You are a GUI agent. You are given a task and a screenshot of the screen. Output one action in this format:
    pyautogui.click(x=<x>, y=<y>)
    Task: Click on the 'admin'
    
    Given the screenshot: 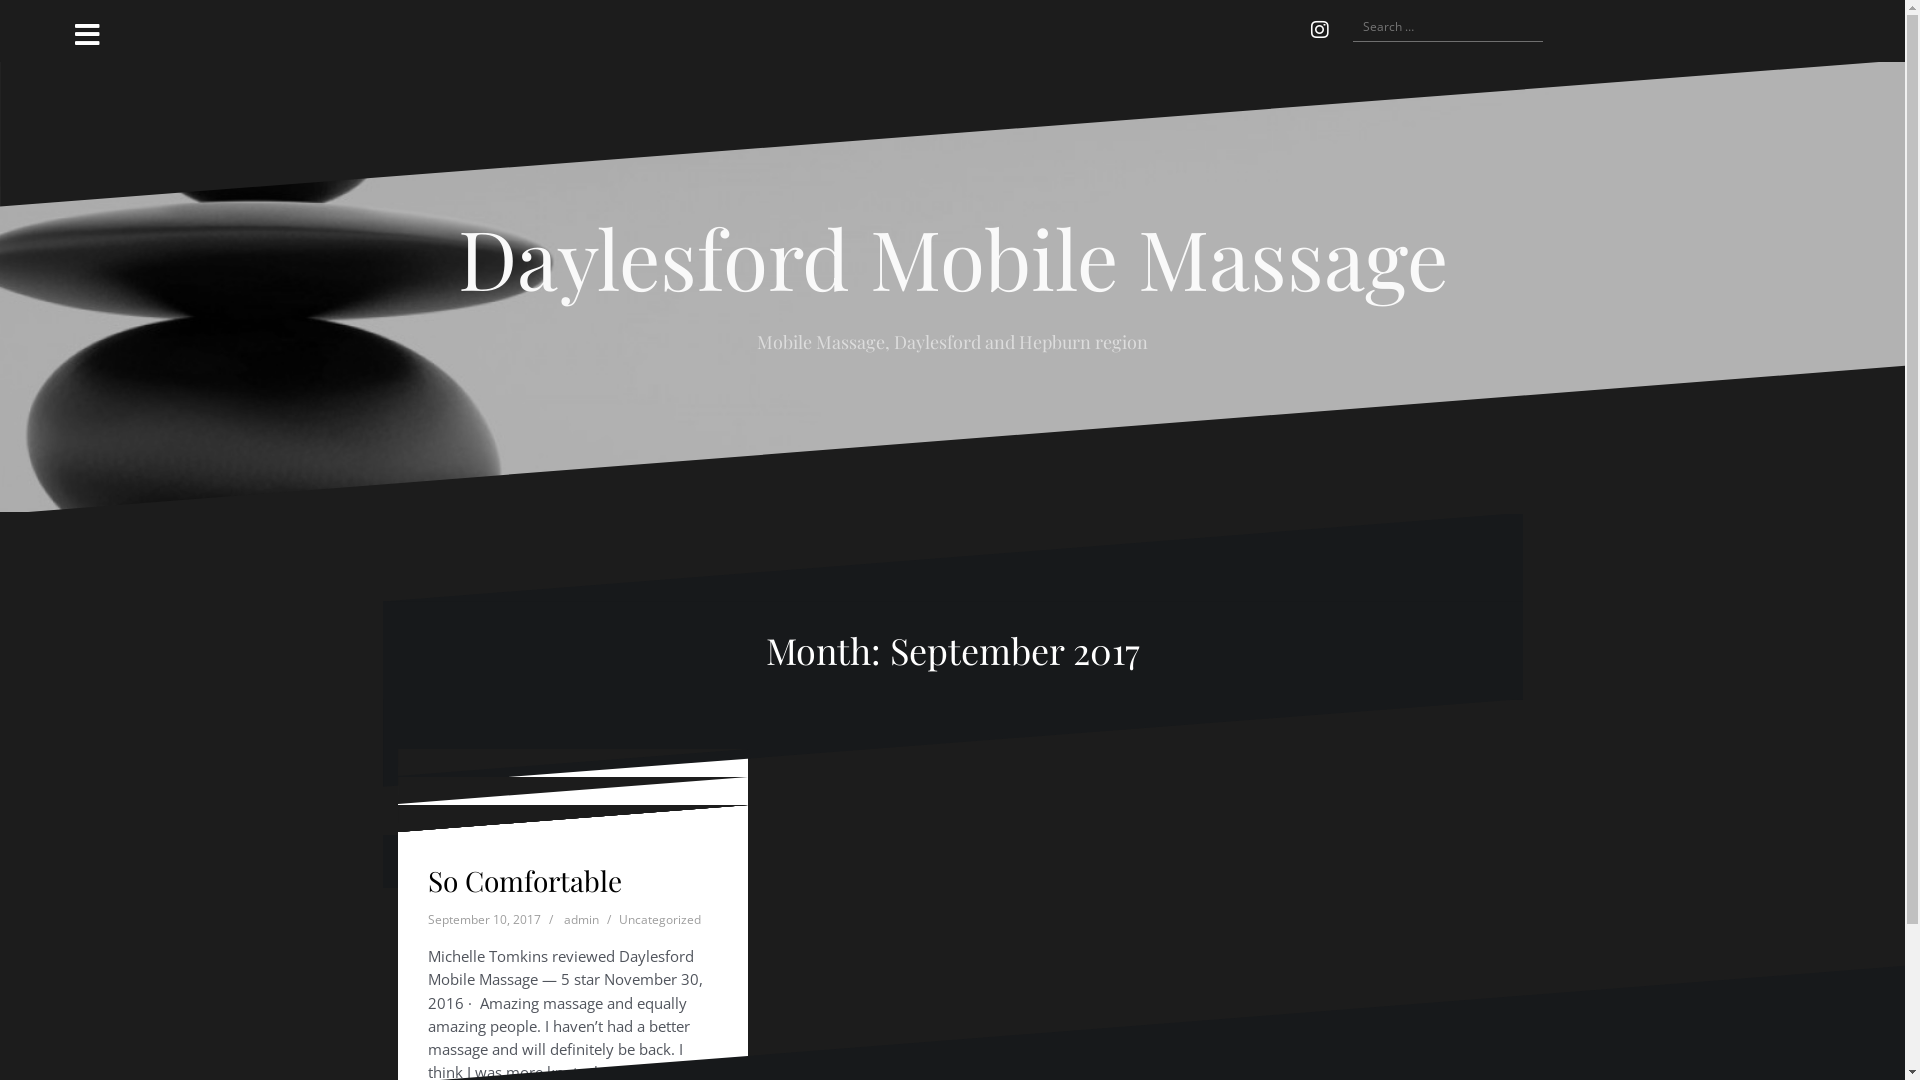 What is the action you would take?
    pyautogui.click(x=563, y=919)
    